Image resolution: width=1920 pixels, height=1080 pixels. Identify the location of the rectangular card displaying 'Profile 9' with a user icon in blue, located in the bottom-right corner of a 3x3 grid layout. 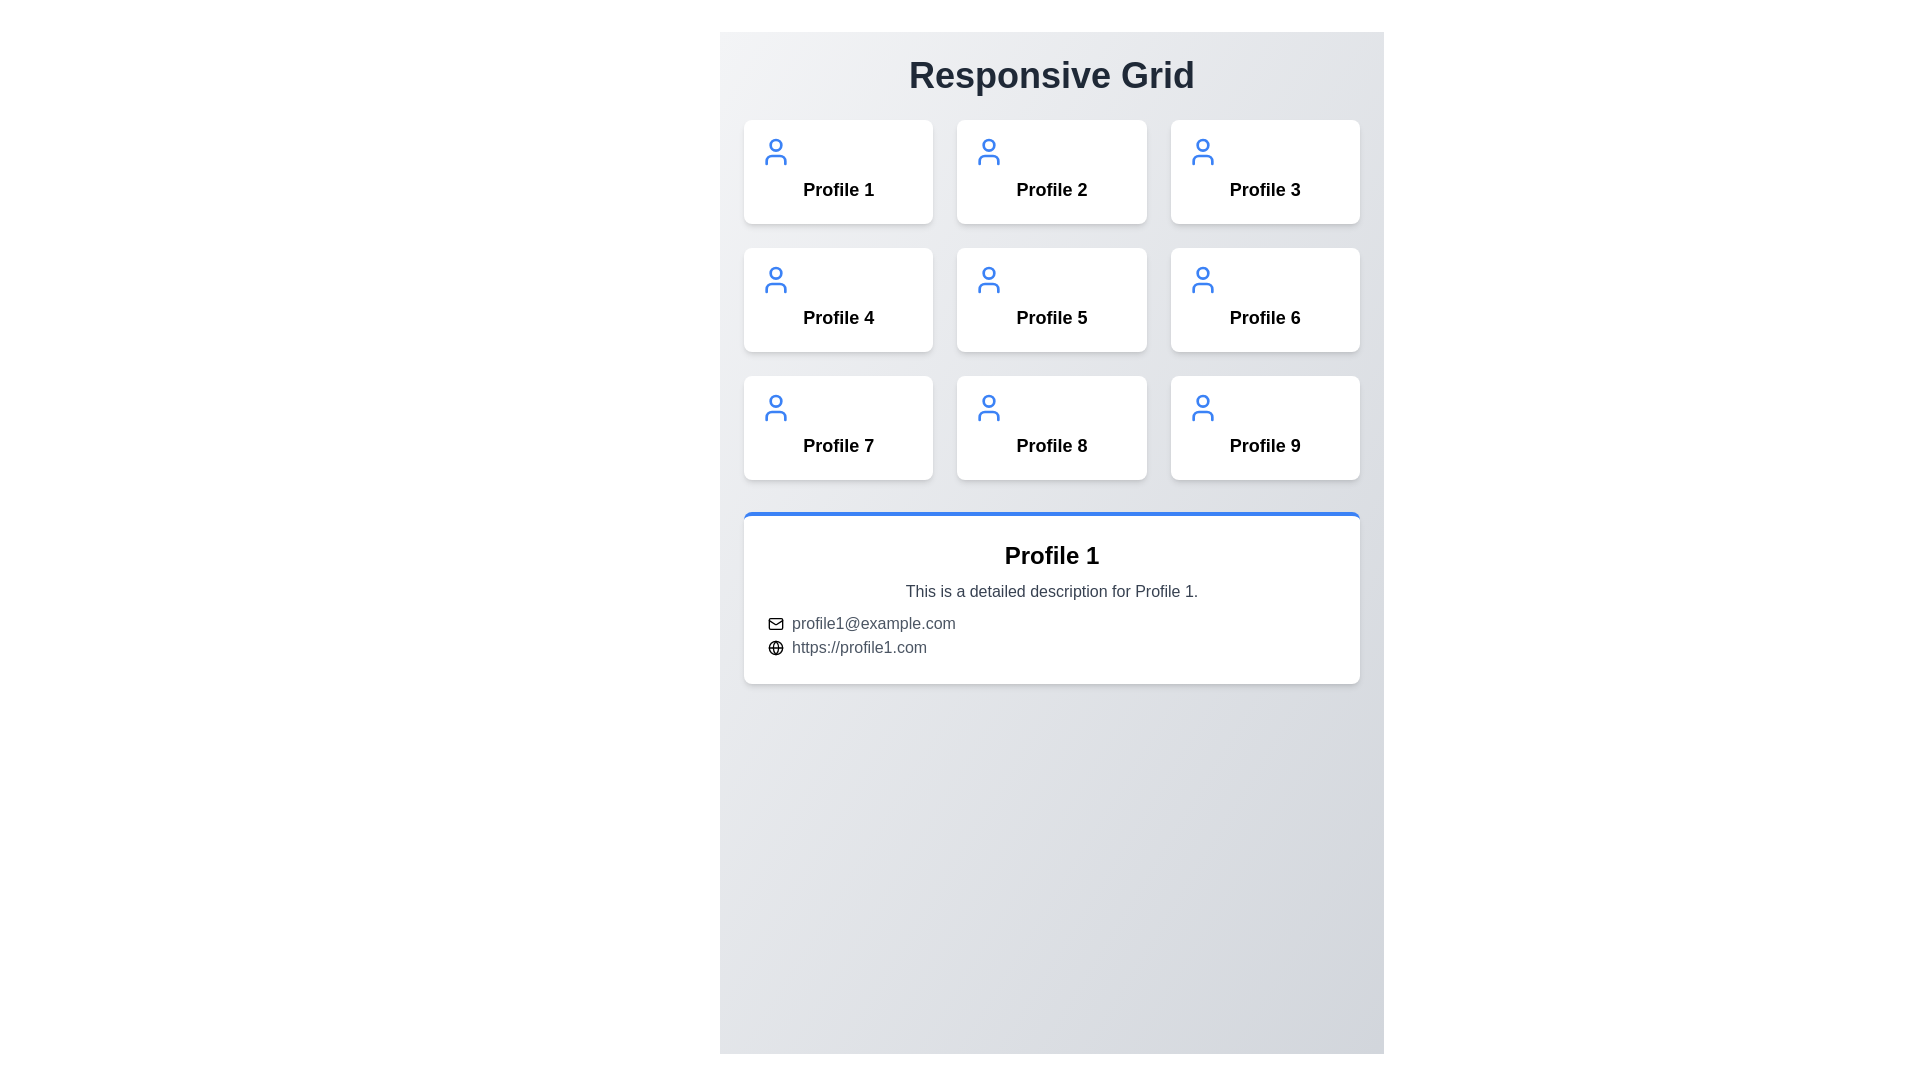
(1264, 427).